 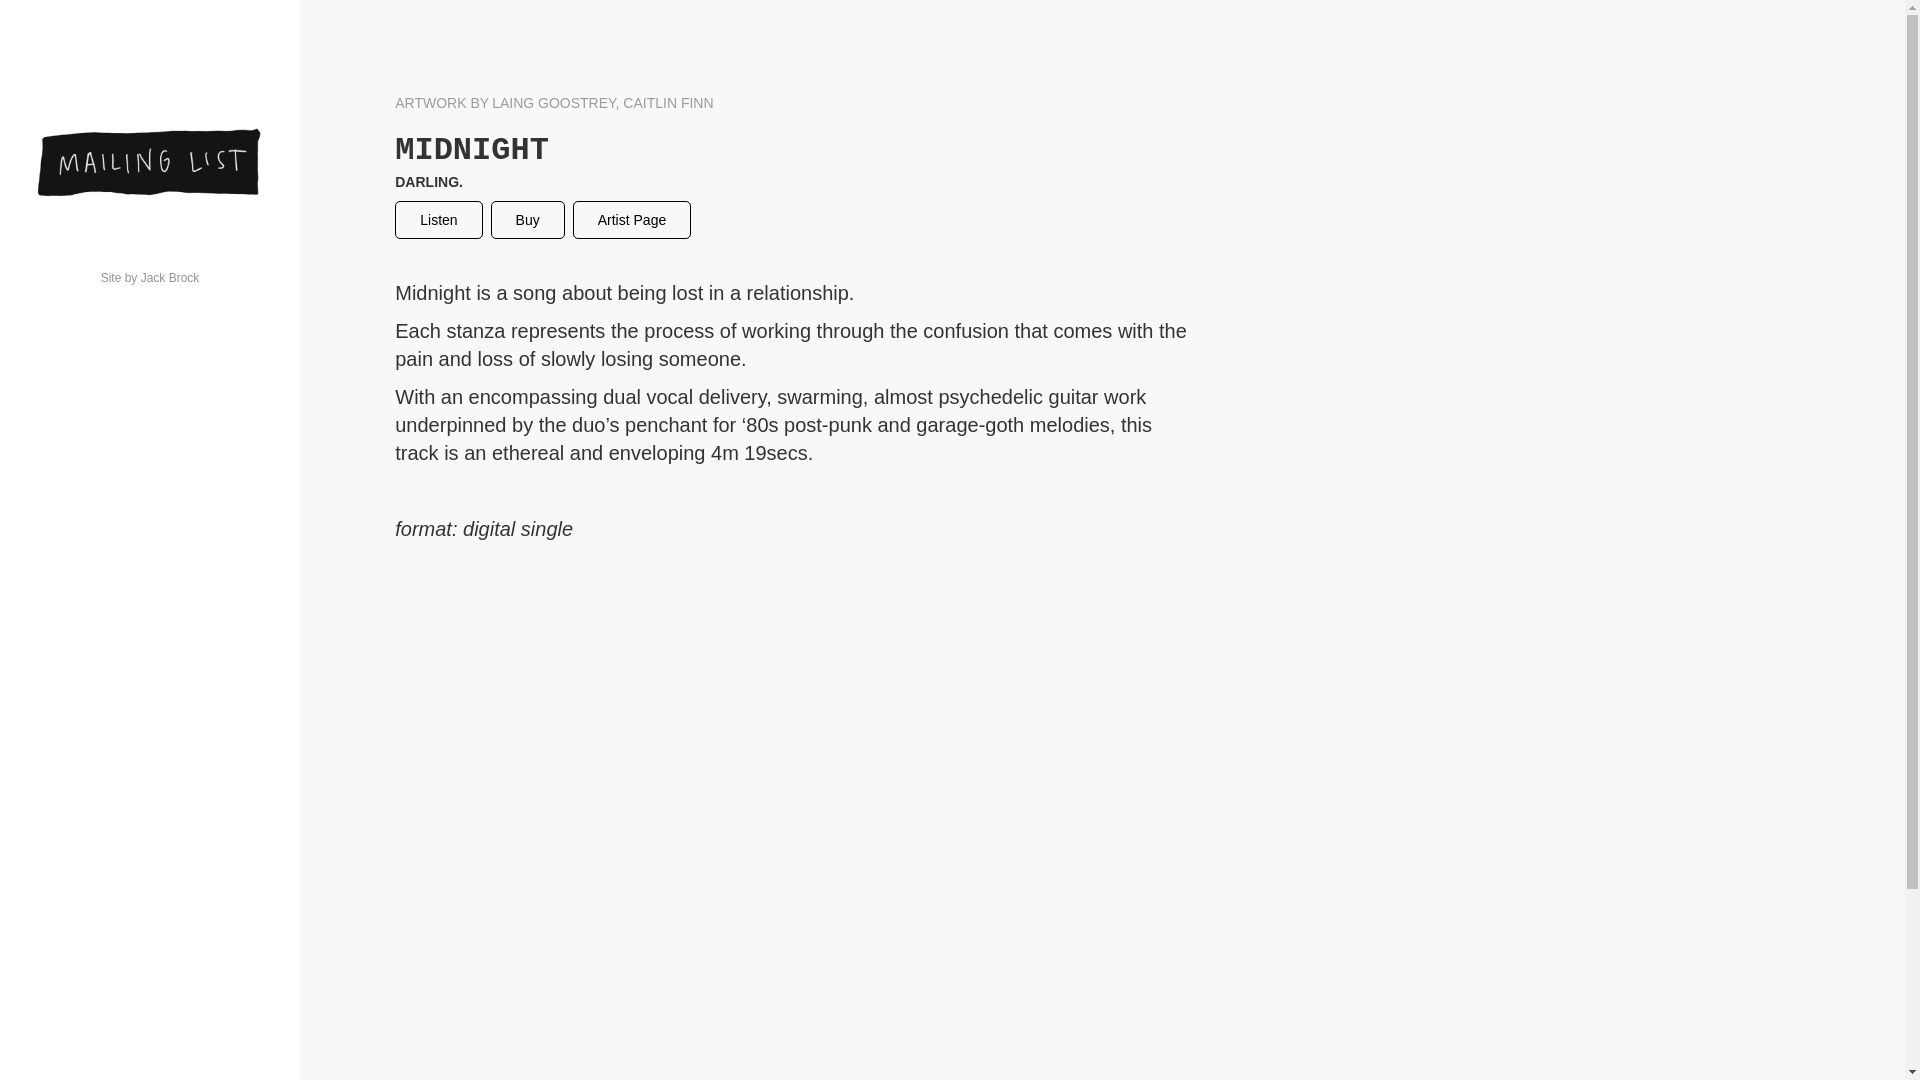 What do you see at coordinates (437, 219) in the screenshot?
I see `'Listen'` at bounding box center [437, 219].